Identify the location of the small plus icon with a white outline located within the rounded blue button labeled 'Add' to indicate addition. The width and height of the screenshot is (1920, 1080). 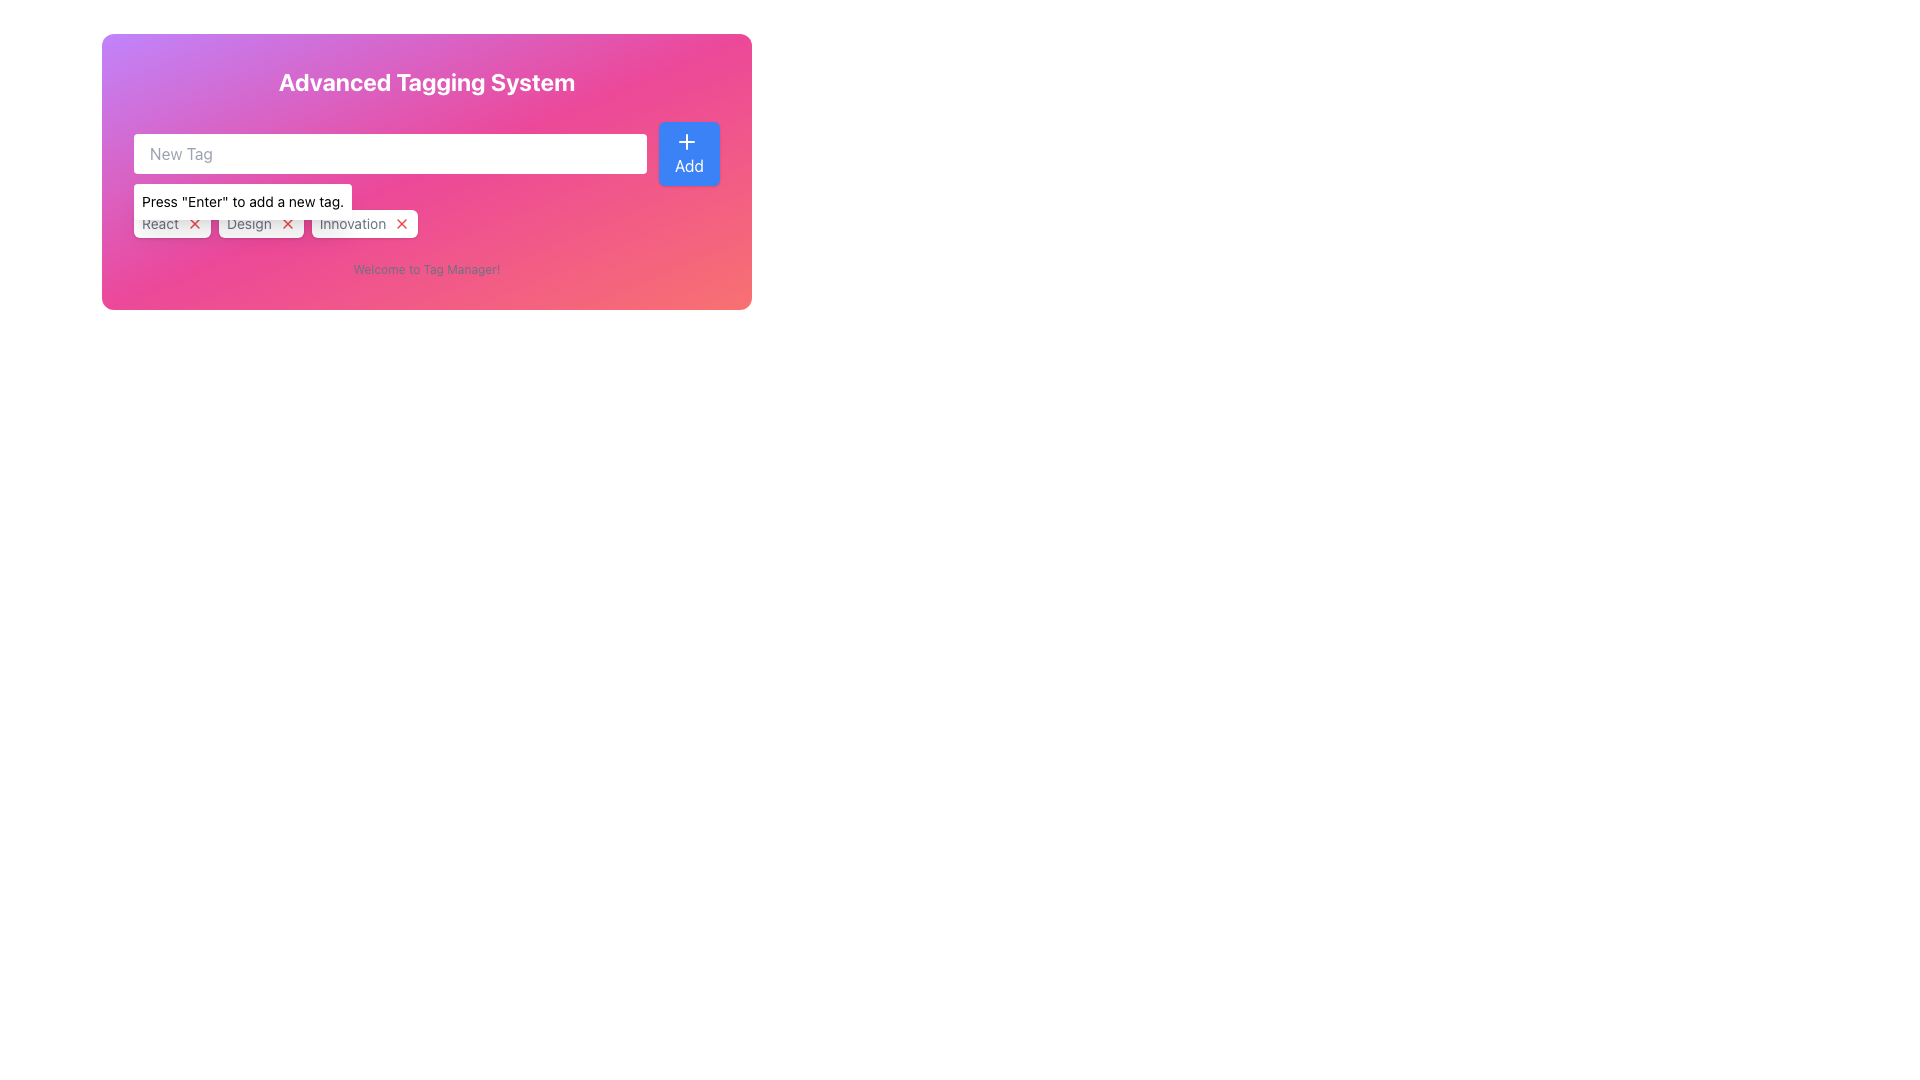
(686, 141).